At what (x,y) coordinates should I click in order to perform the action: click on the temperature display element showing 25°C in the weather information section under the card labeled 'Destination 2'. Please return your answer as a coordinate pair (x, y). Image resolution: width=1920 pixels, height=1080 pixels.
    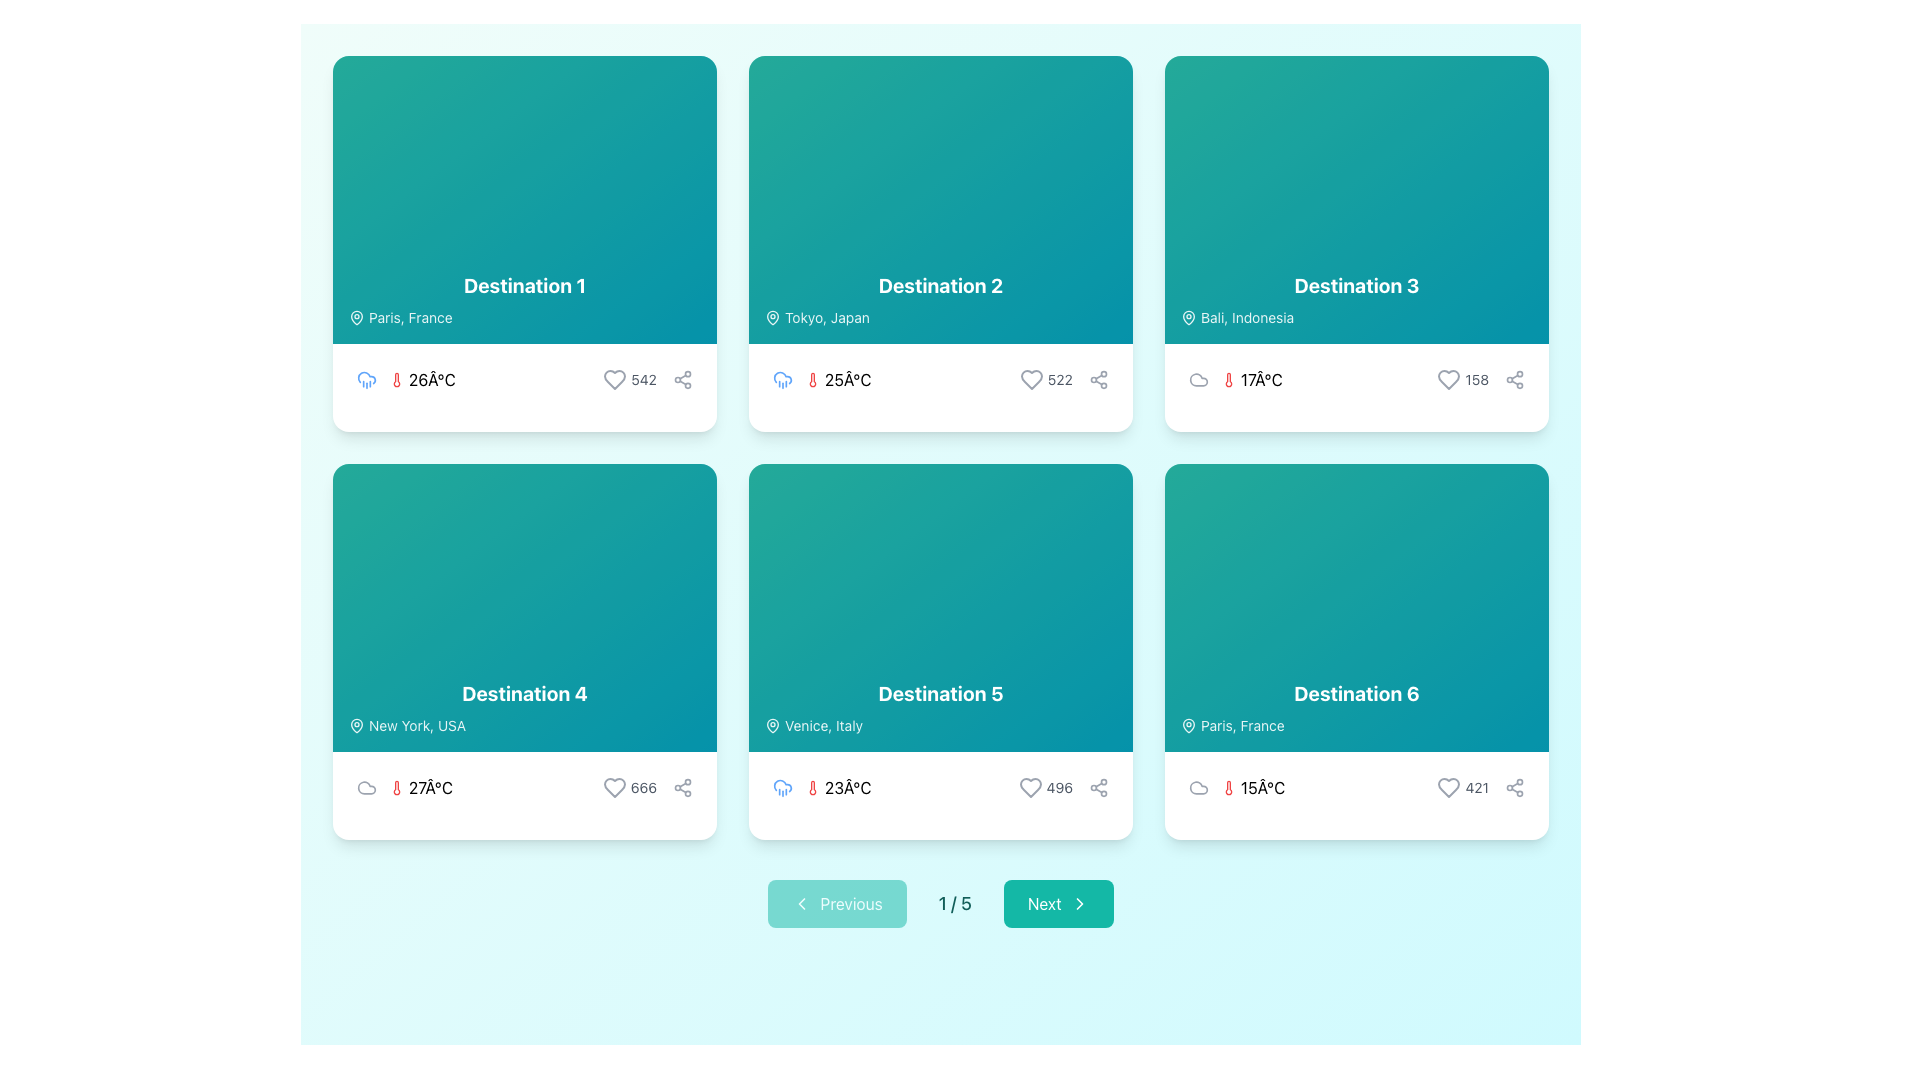
    Looking at the image, I should click on (838, 380).